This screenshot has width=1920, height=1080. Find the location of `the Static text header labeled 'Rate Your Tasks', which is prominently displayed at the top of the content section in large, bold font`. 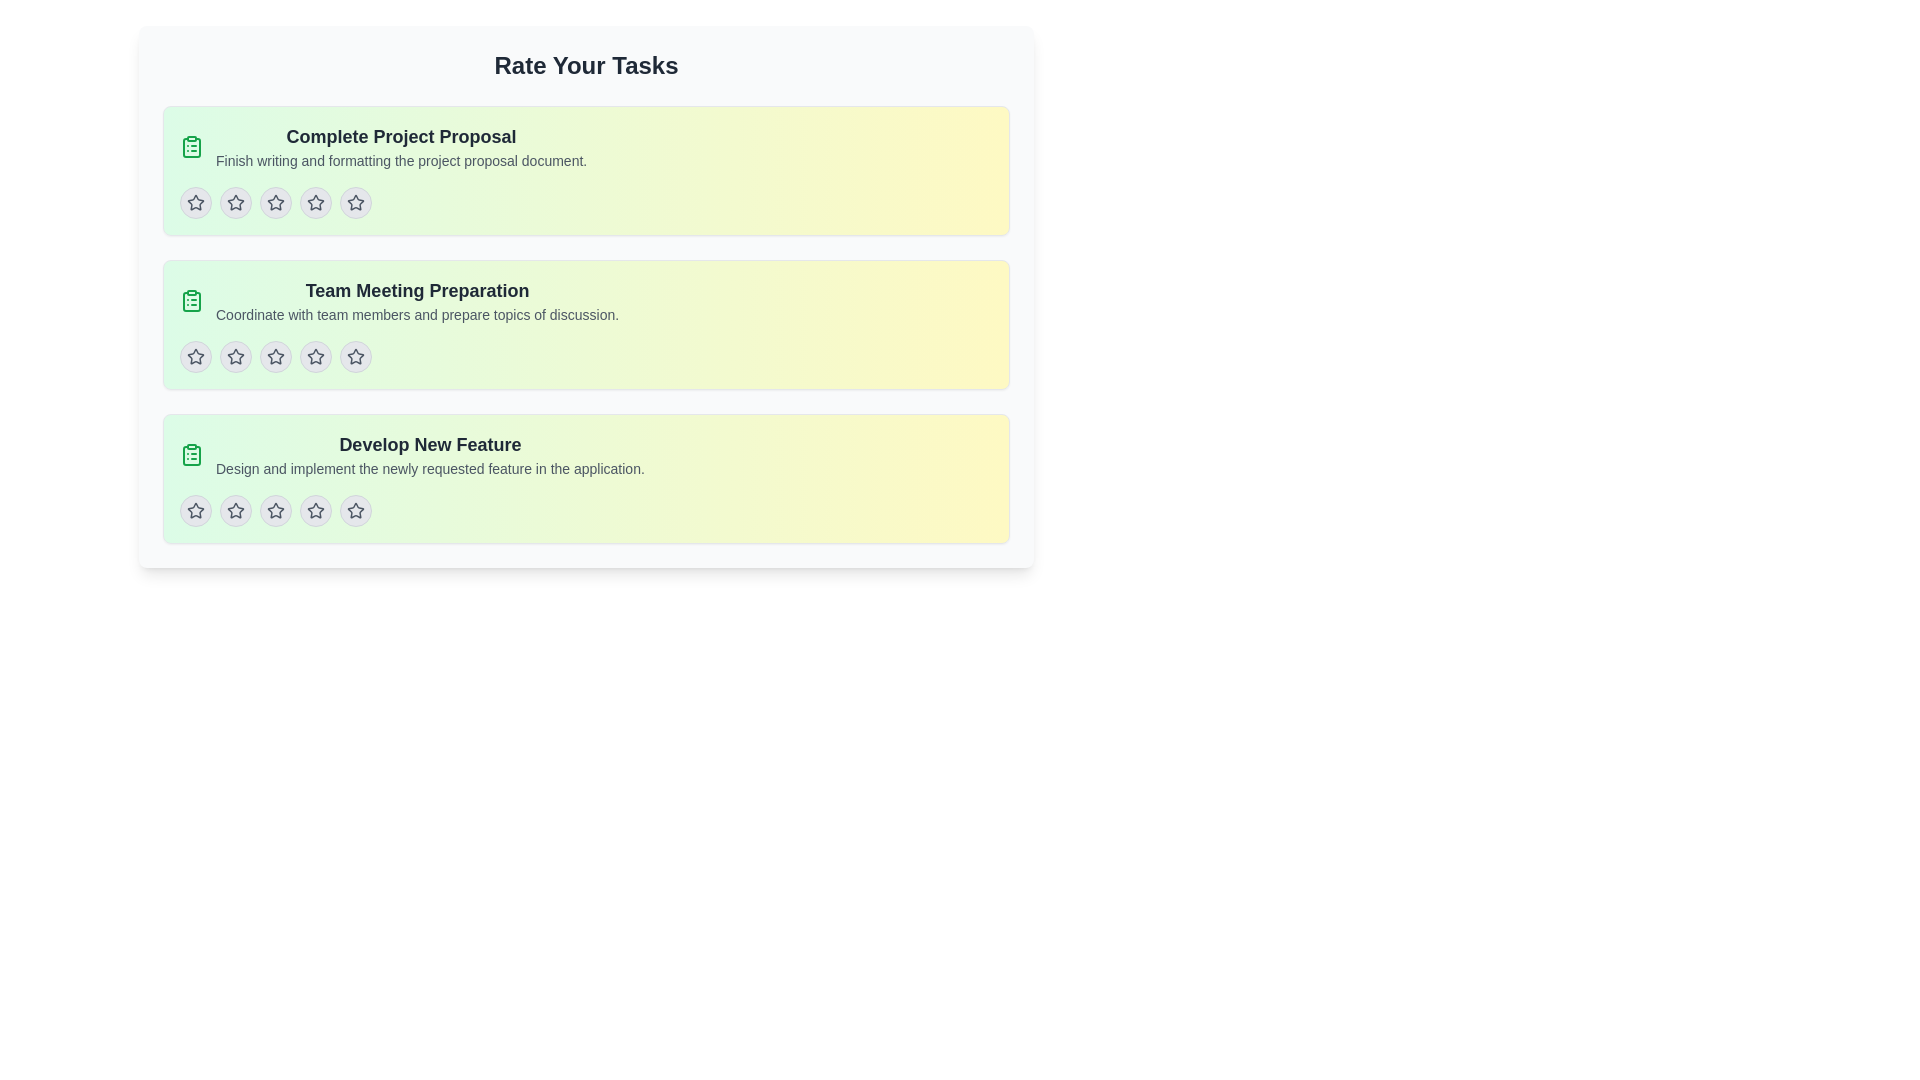

the Static text header labeled 'Rate Your Tasks', which is prominently displayed at the top of the content section in large, bold font is located at coordinates (585, 64).